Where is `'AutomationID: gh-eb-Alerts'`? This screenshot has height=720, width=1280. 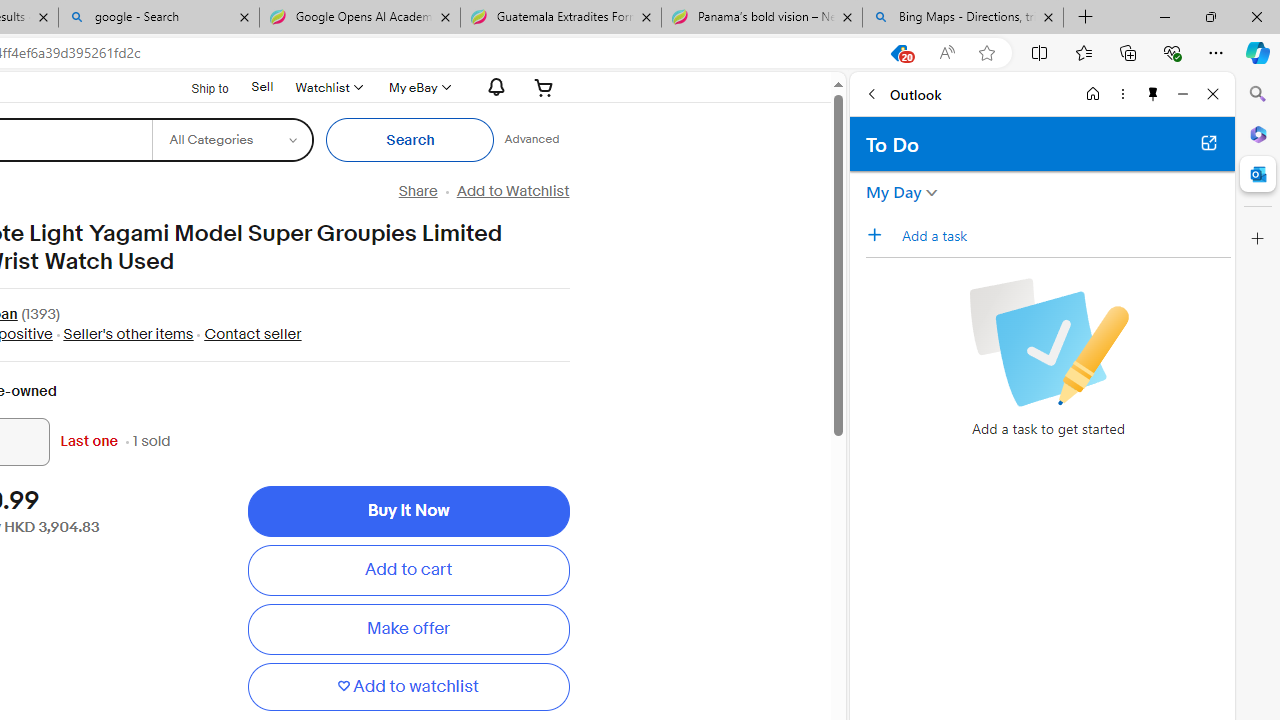 'AutomationID: gh-eb-Alerts' is located at coordinates (493, 86).